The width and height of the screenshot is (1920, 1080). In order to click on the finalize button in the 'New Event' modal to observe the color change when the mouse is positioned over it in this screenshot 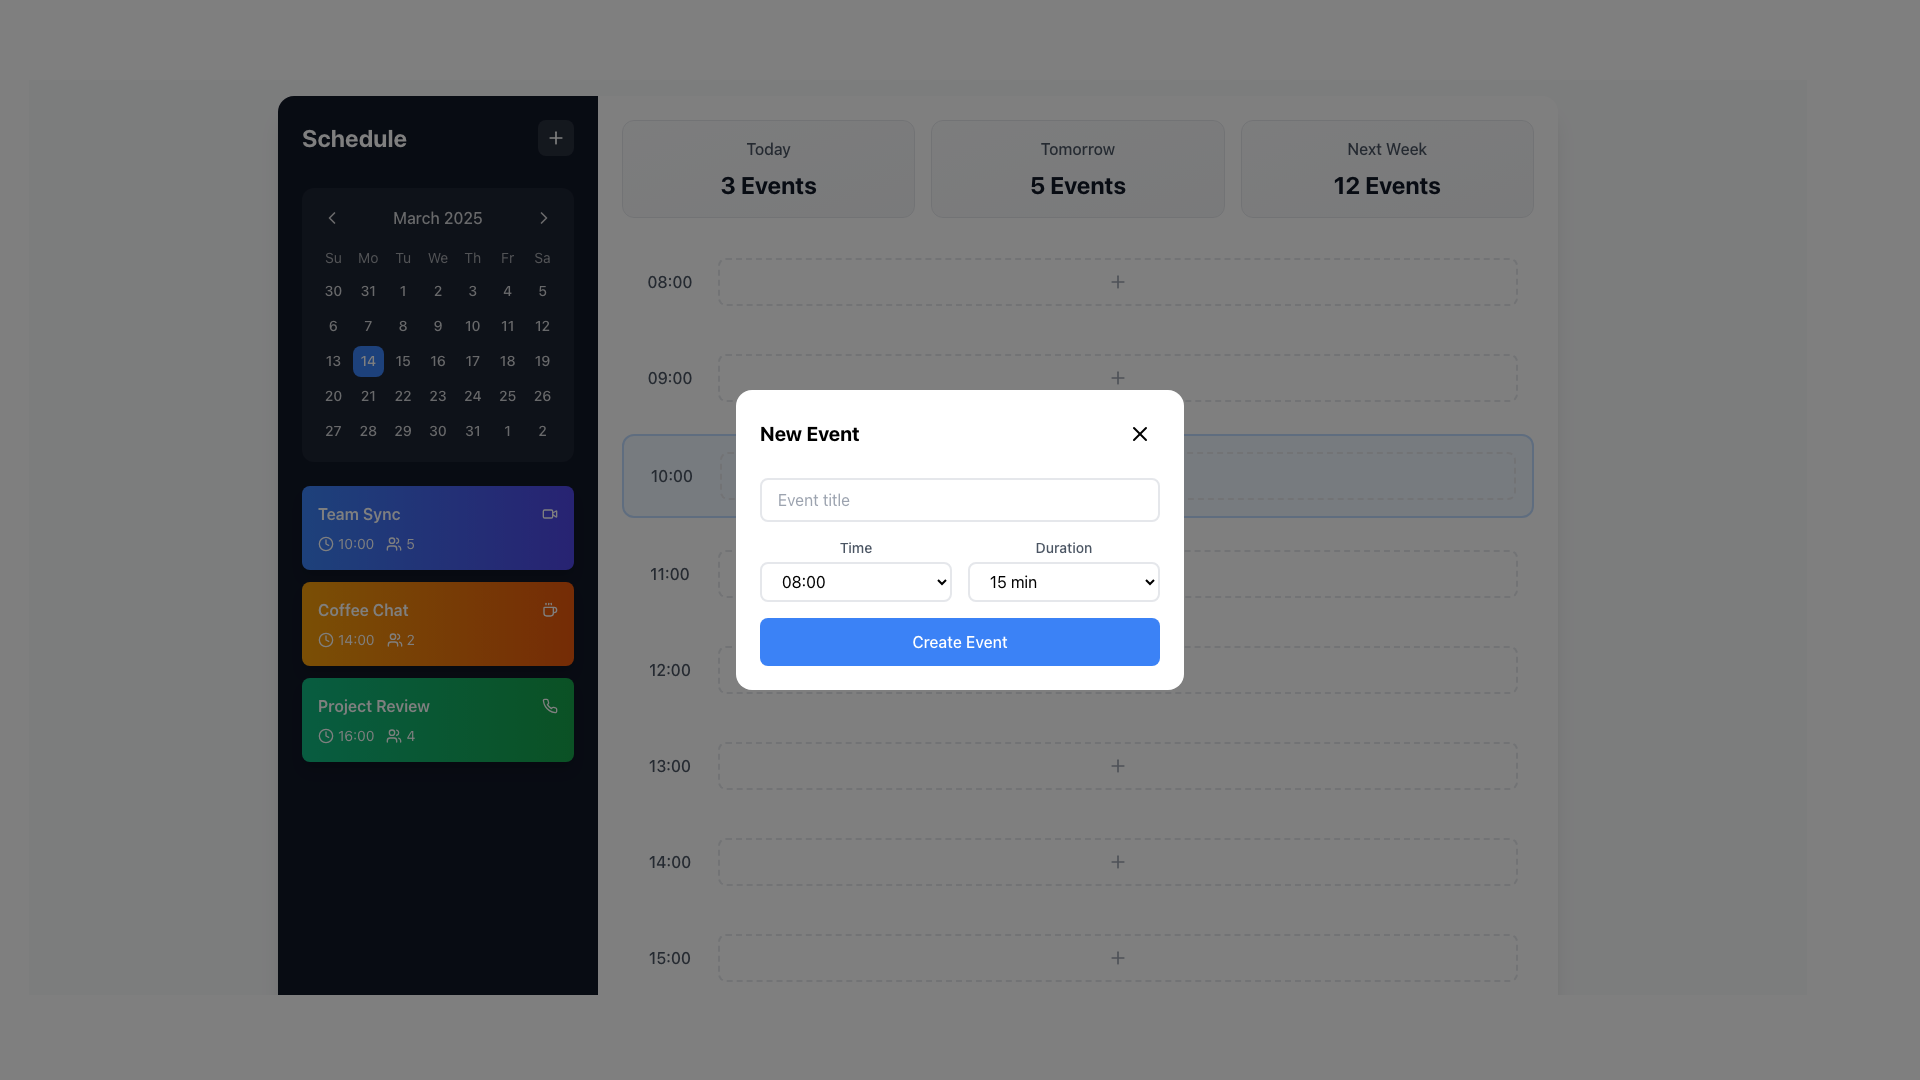, I will do `click(960, 641)`.